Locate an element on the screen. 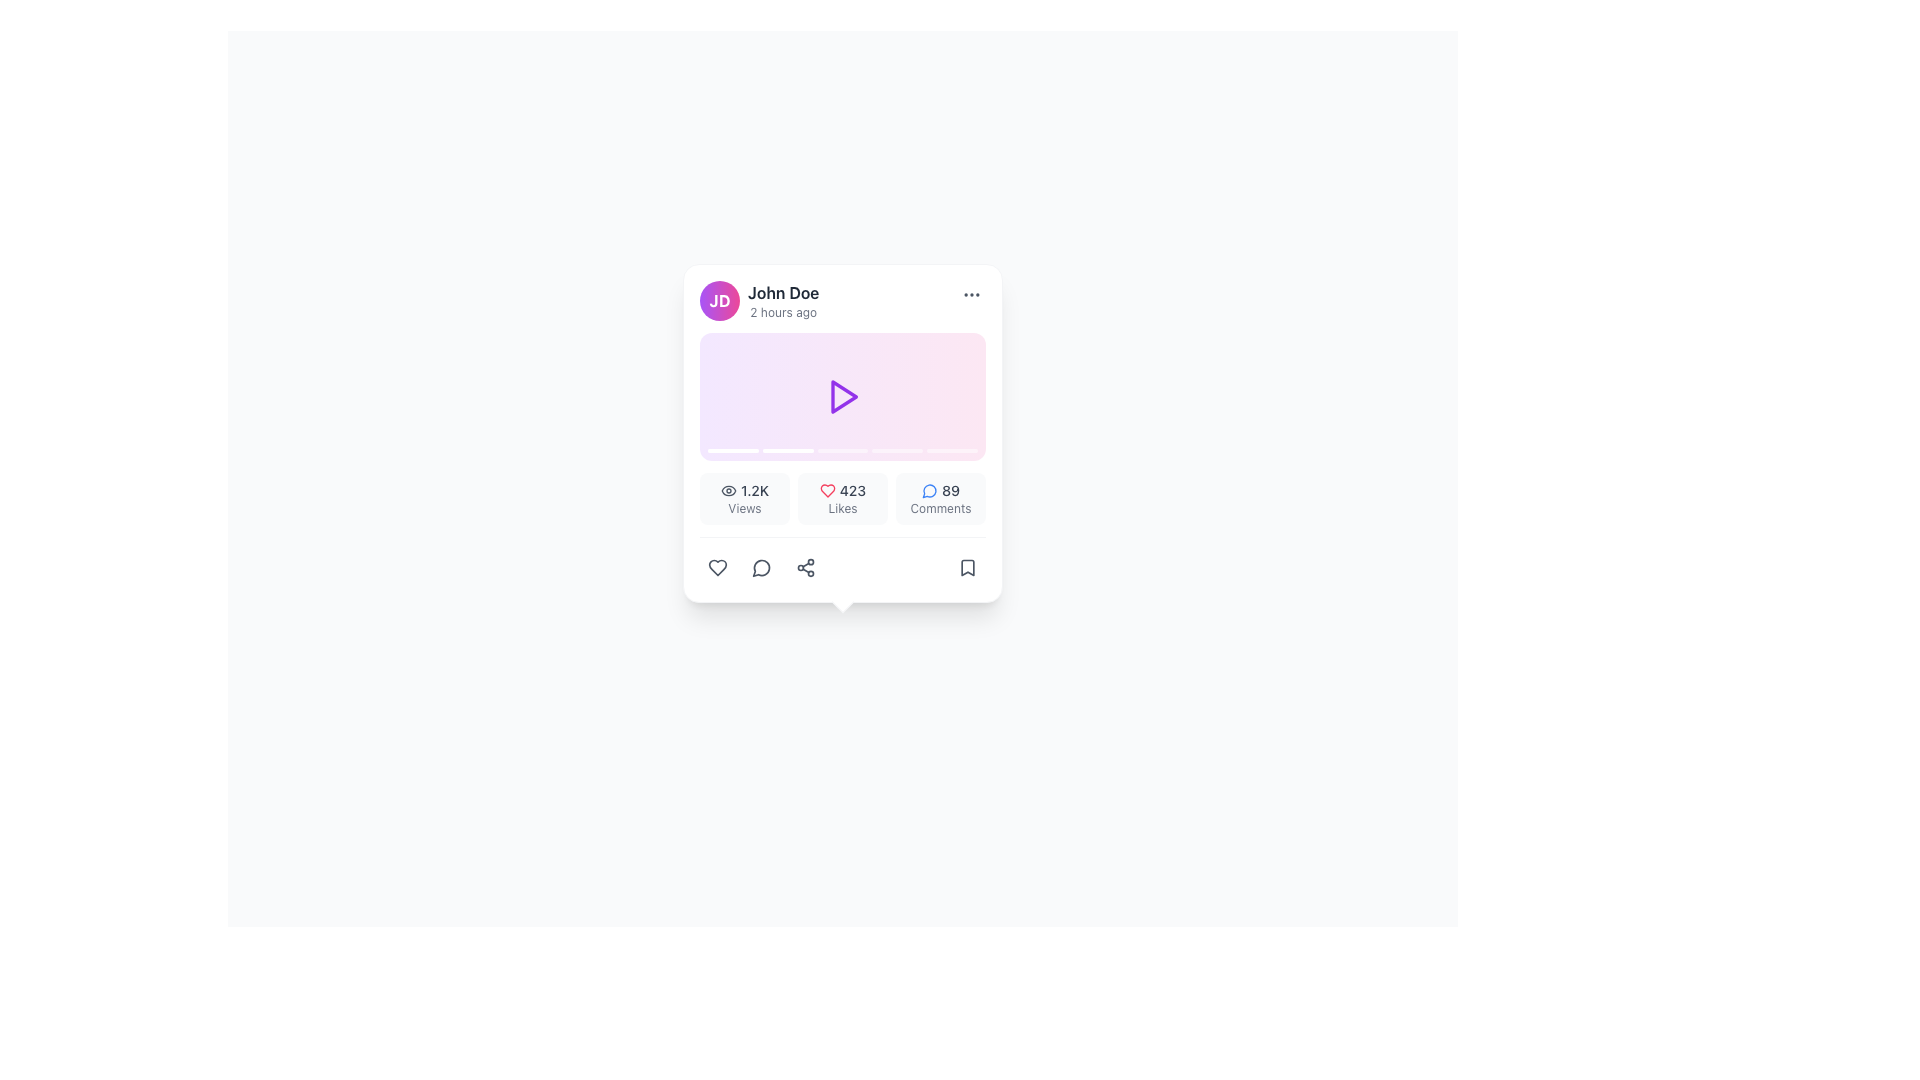 Image resolution: width=1920 pixels, height=1080 pixels. the appearance of the heart icon that indicates 'likes' on the content, located to the left of the number '423' within the post-like UI card is located at coordinates (827, 490).